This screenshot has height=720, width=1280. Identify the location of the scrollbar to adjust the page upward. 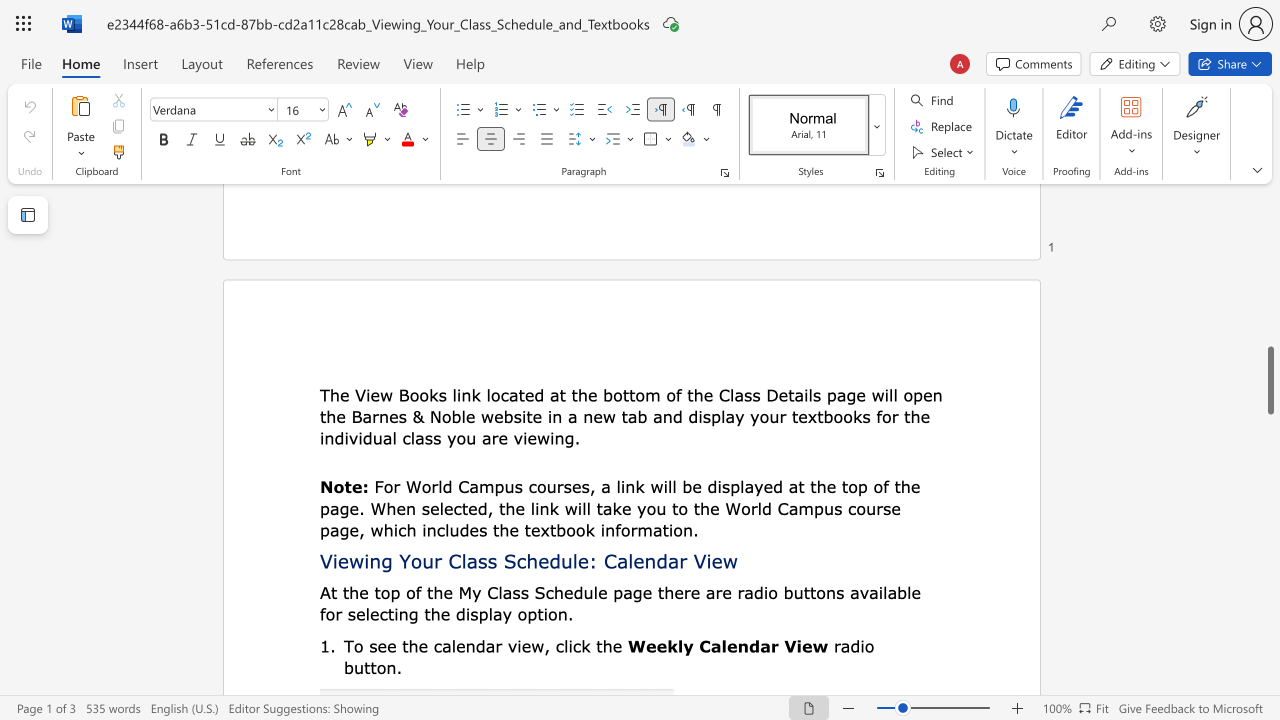
(1269, 228).